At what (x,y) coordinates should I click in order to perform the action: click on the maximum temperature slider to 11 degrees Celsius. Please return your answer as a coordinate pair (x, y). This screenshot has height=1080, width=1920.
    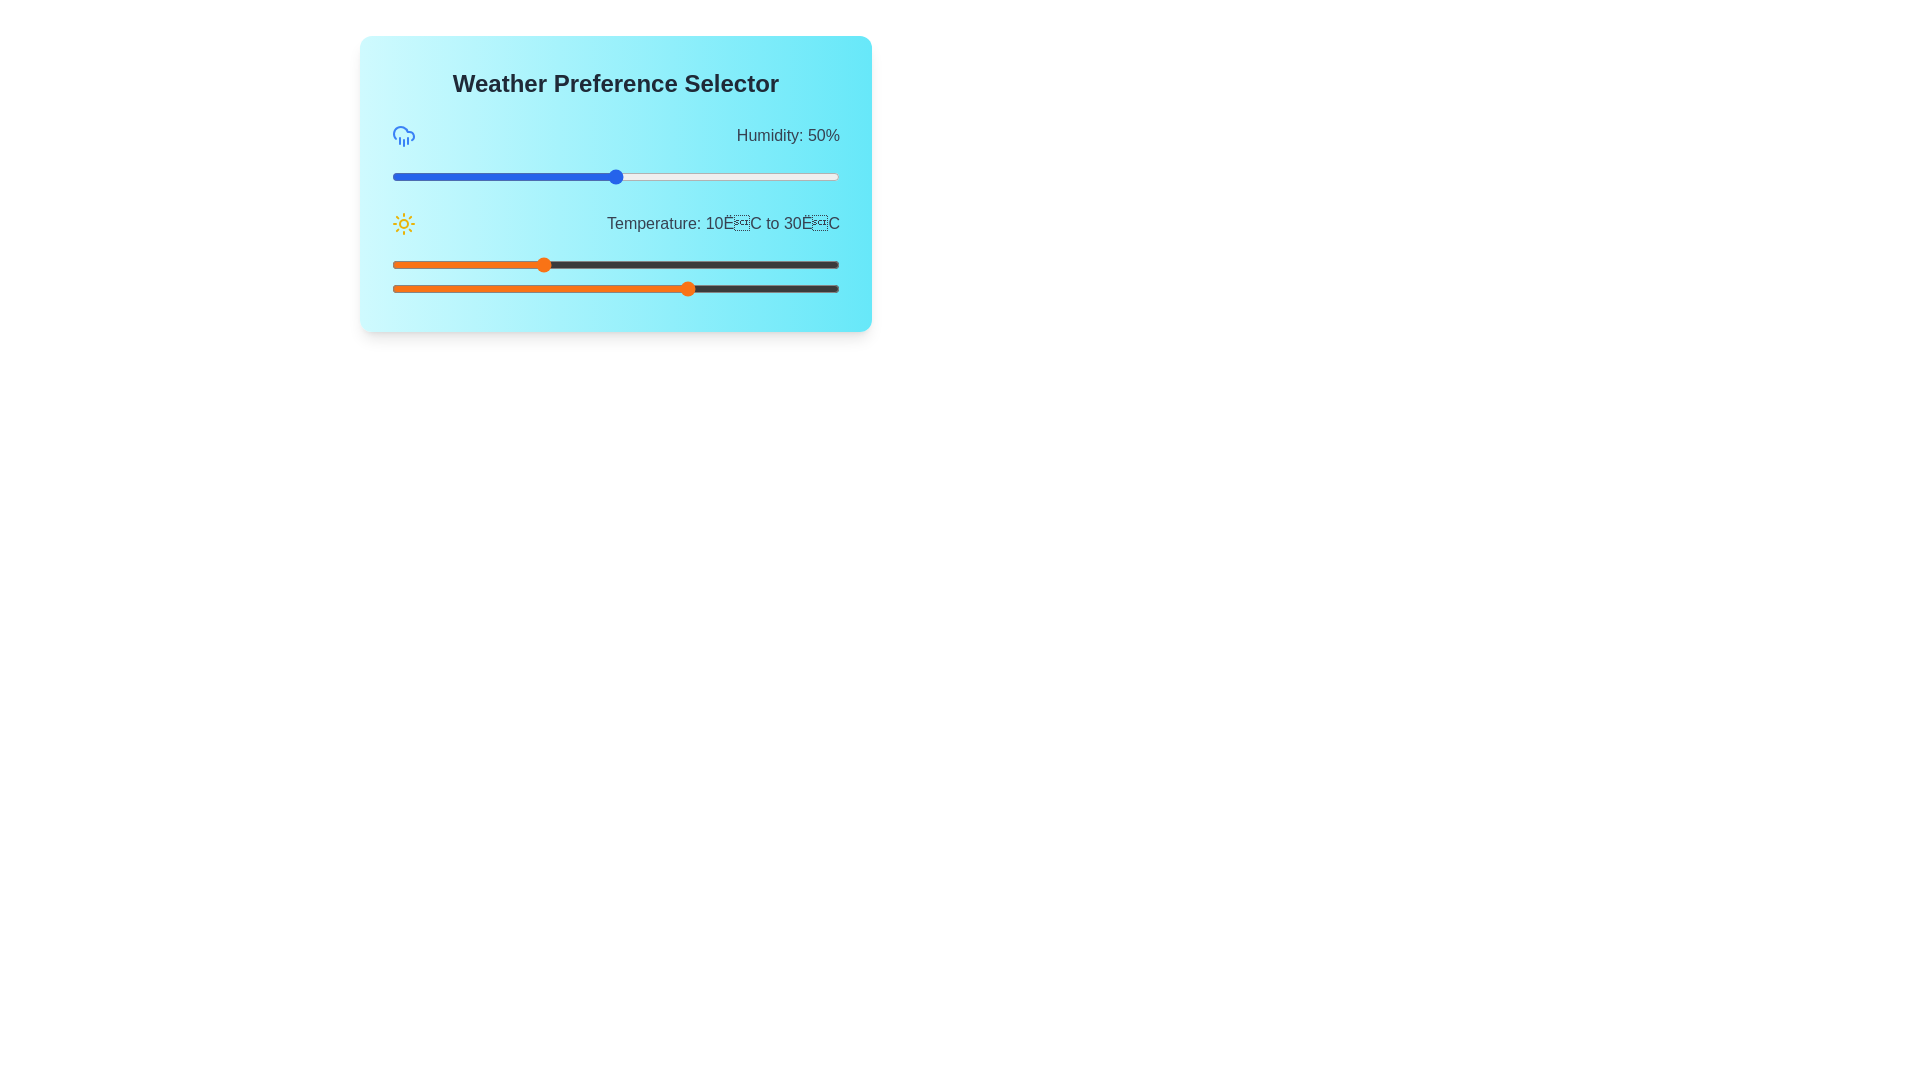
    Looking at the image, I should click on (548, 289).